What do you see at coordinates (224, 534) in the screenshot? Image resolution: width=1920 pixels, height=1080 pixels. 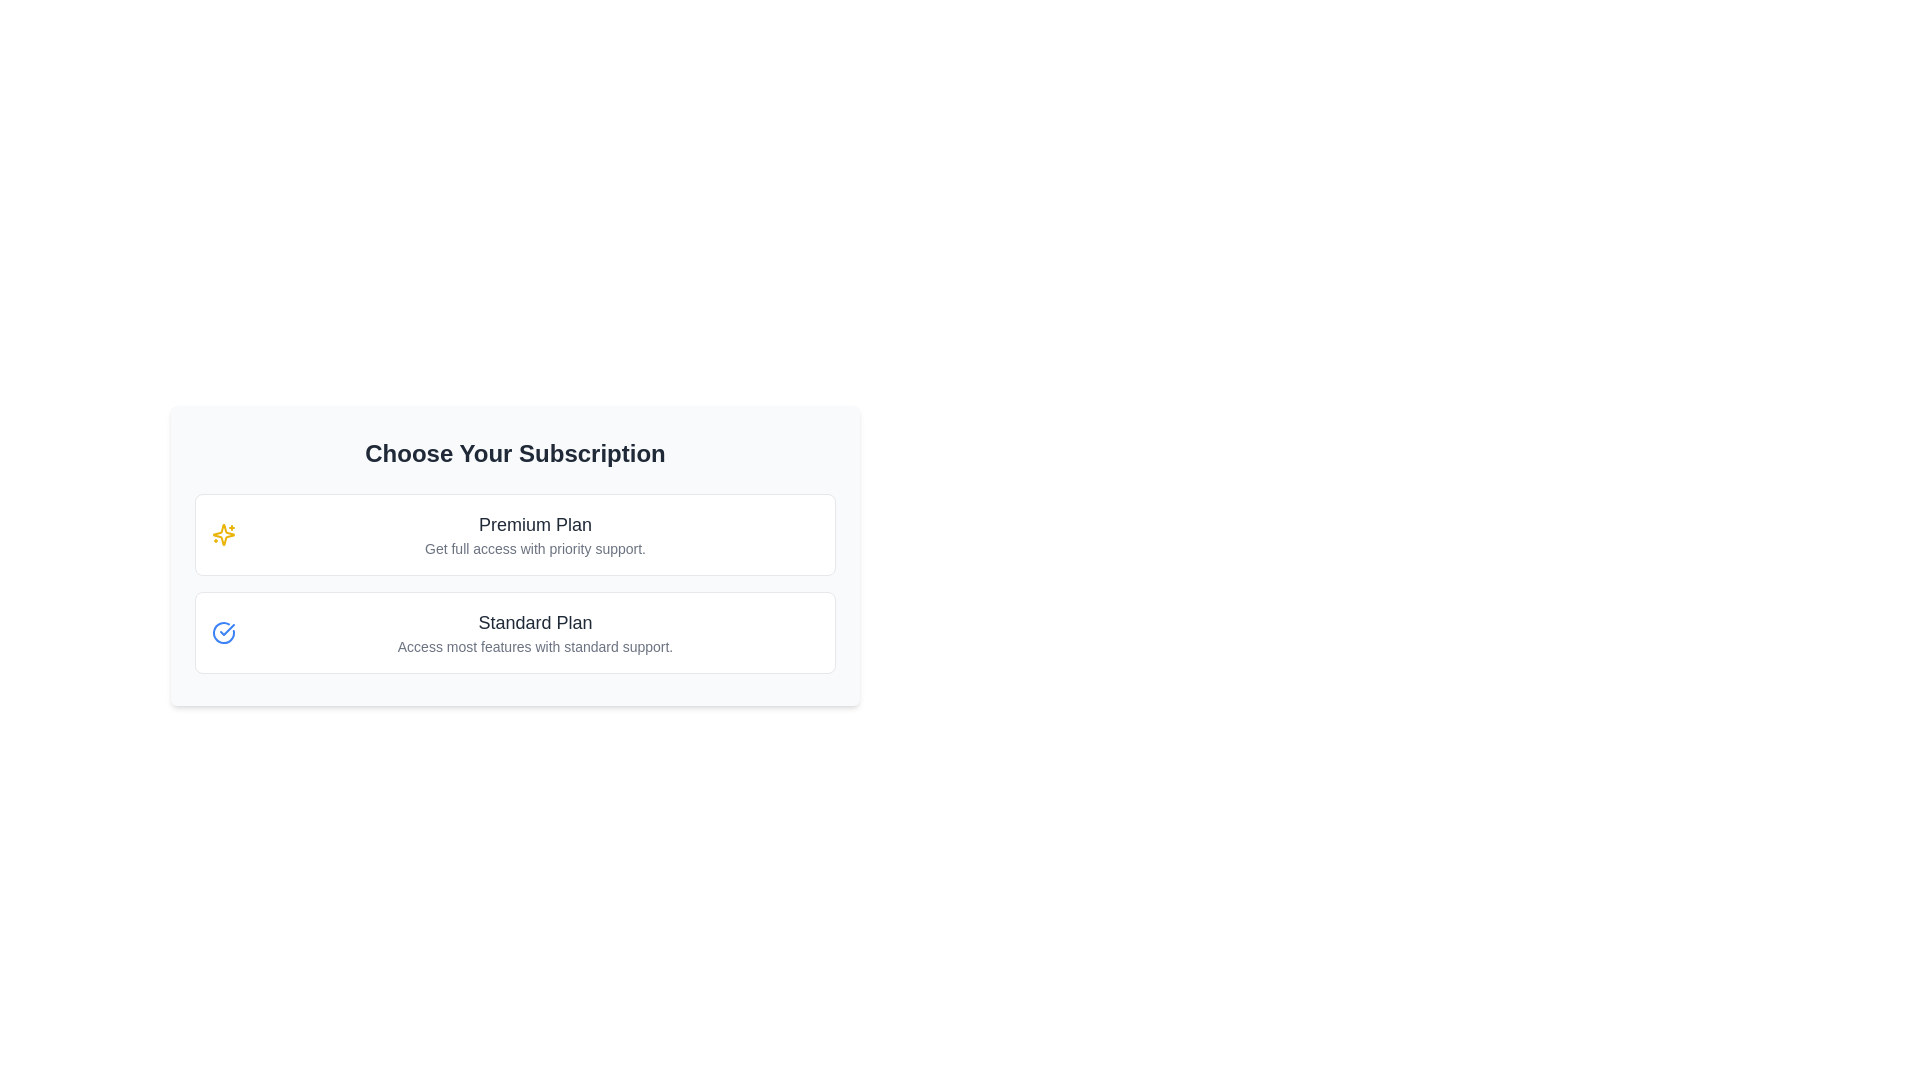 I see `the yellow star icon with sparkles located in the 'Premium Plan' card, positioned to the left of the text 'Premium Plan Get full access with priority support.'` at bounding box center [224, 534].